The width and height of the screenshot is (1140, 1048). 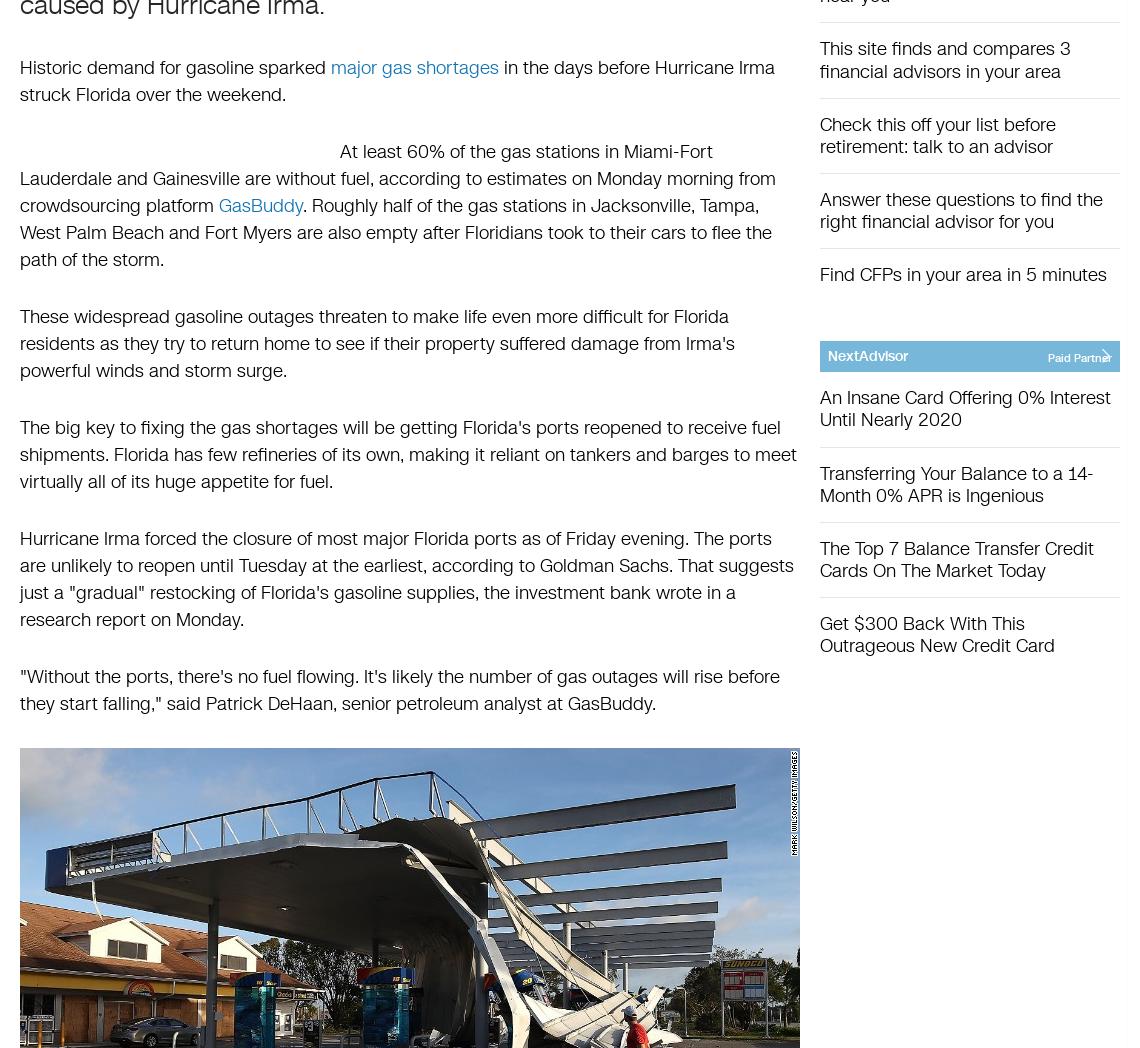 What do you see at coordinates (19, 232) in the screenshot?
I see `'. Roughly half of the gas stations in Jacksonville, Tampa, West Palm Beach and Fort Myers are also empty after Floridians took to their cars to flee the path of the storm.'` at bounding box center [19, 232].